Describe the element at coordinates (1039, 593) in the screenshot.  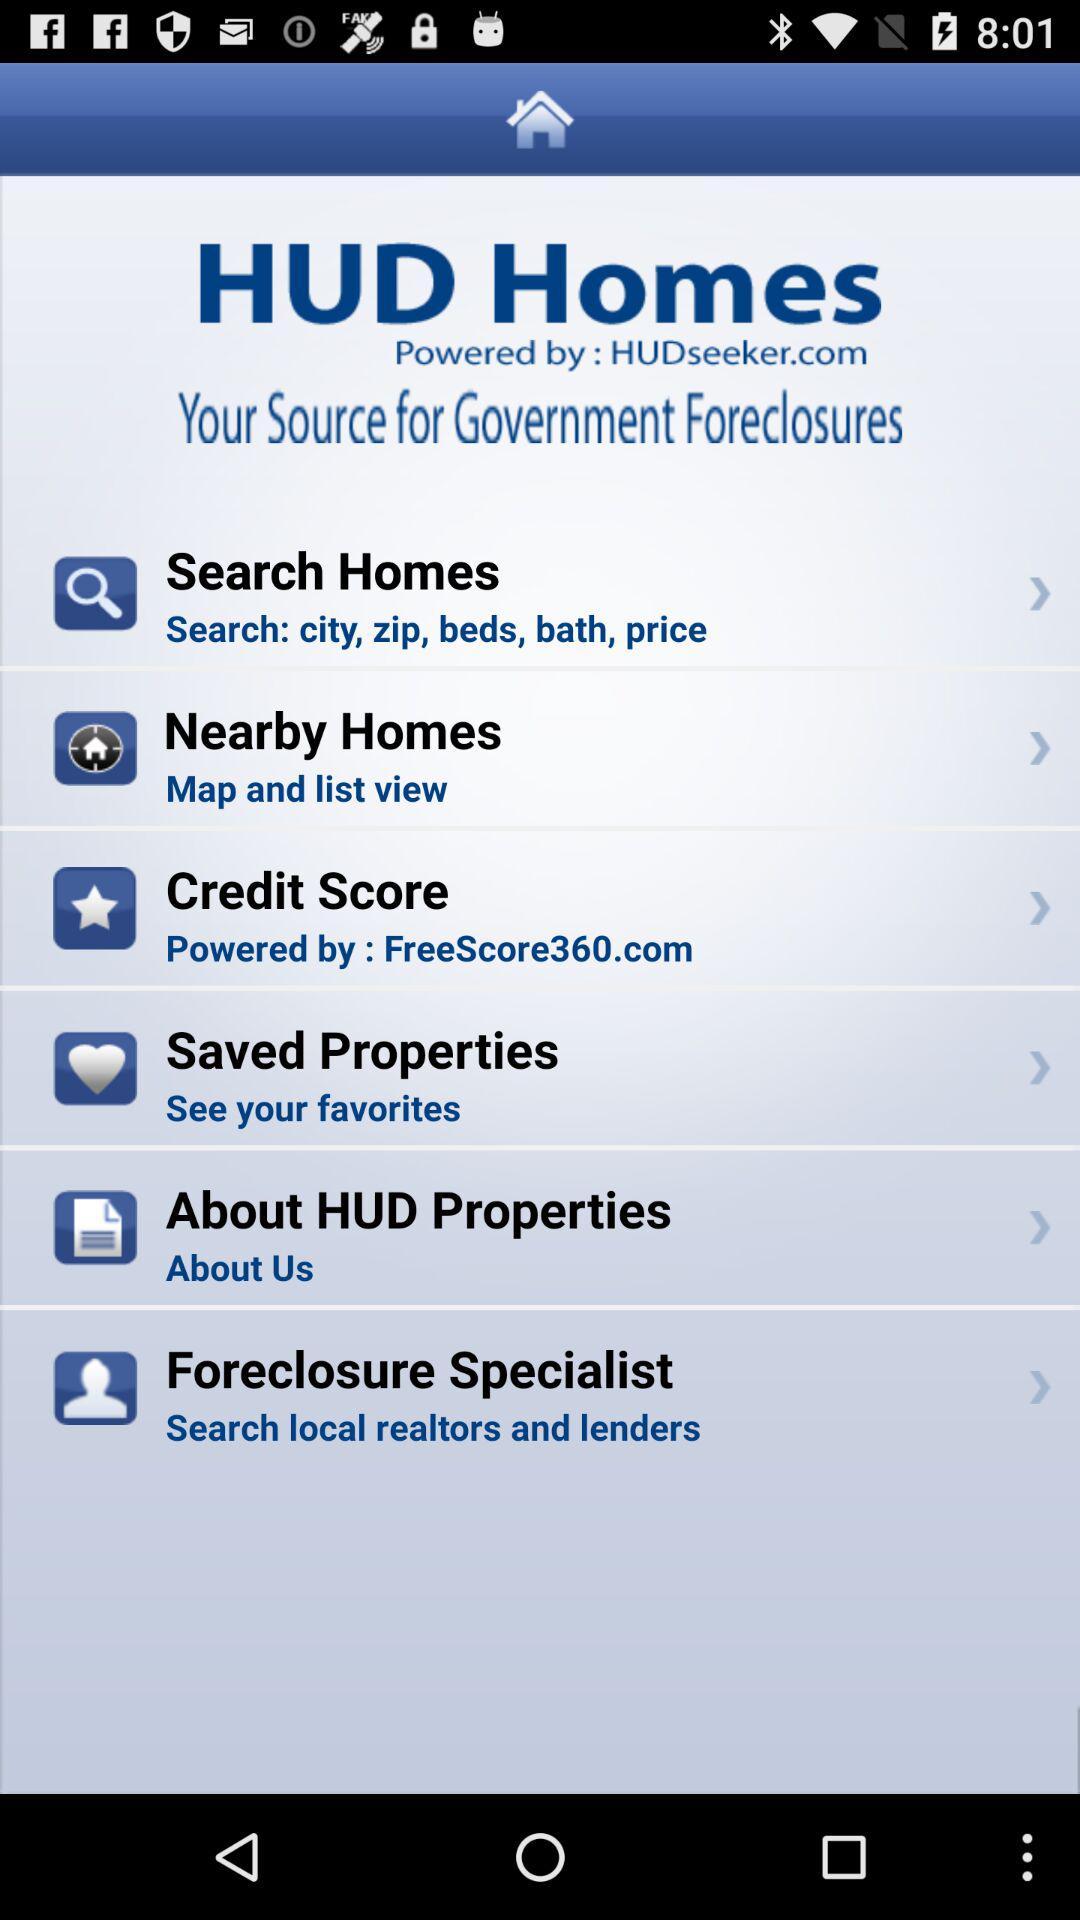
I see `the first next button at the right side of the page` at that location.